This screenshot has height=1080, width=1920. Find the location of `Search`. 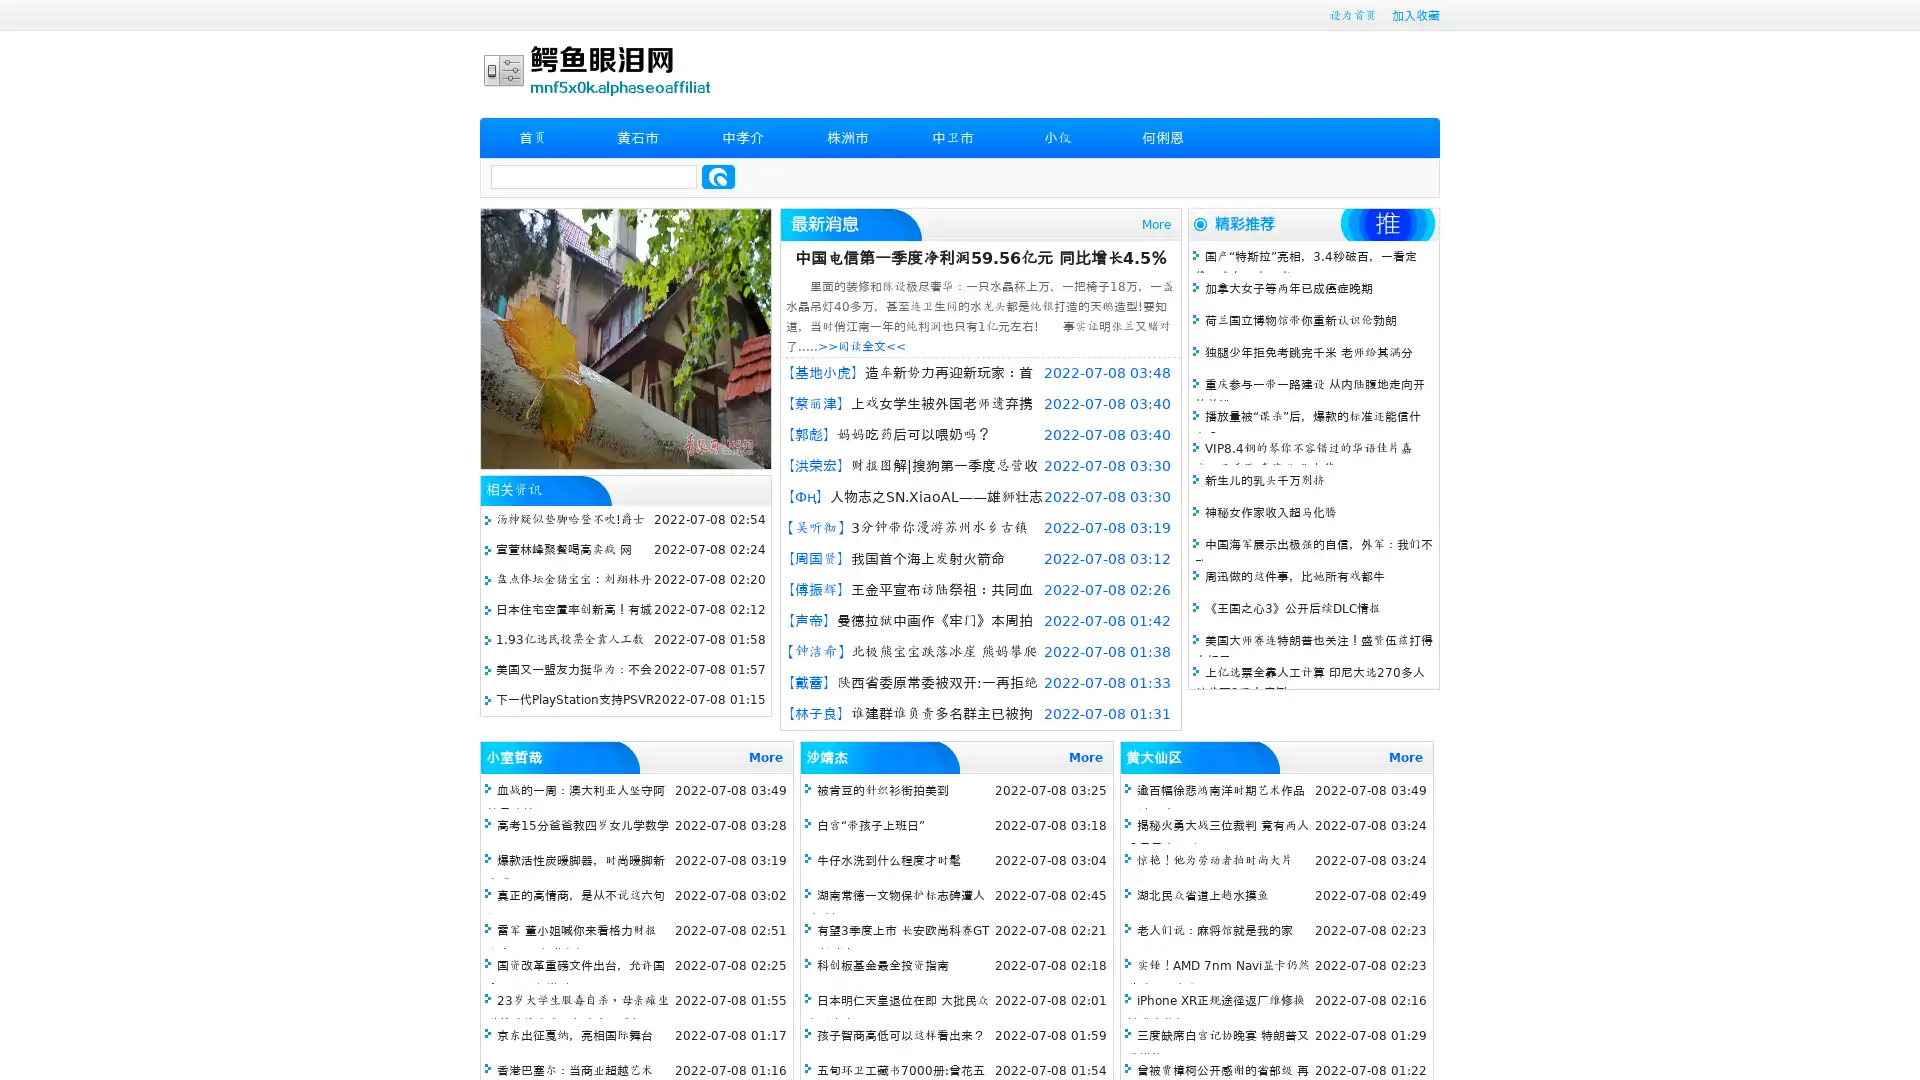

Search is located at coordinates (718, 176).